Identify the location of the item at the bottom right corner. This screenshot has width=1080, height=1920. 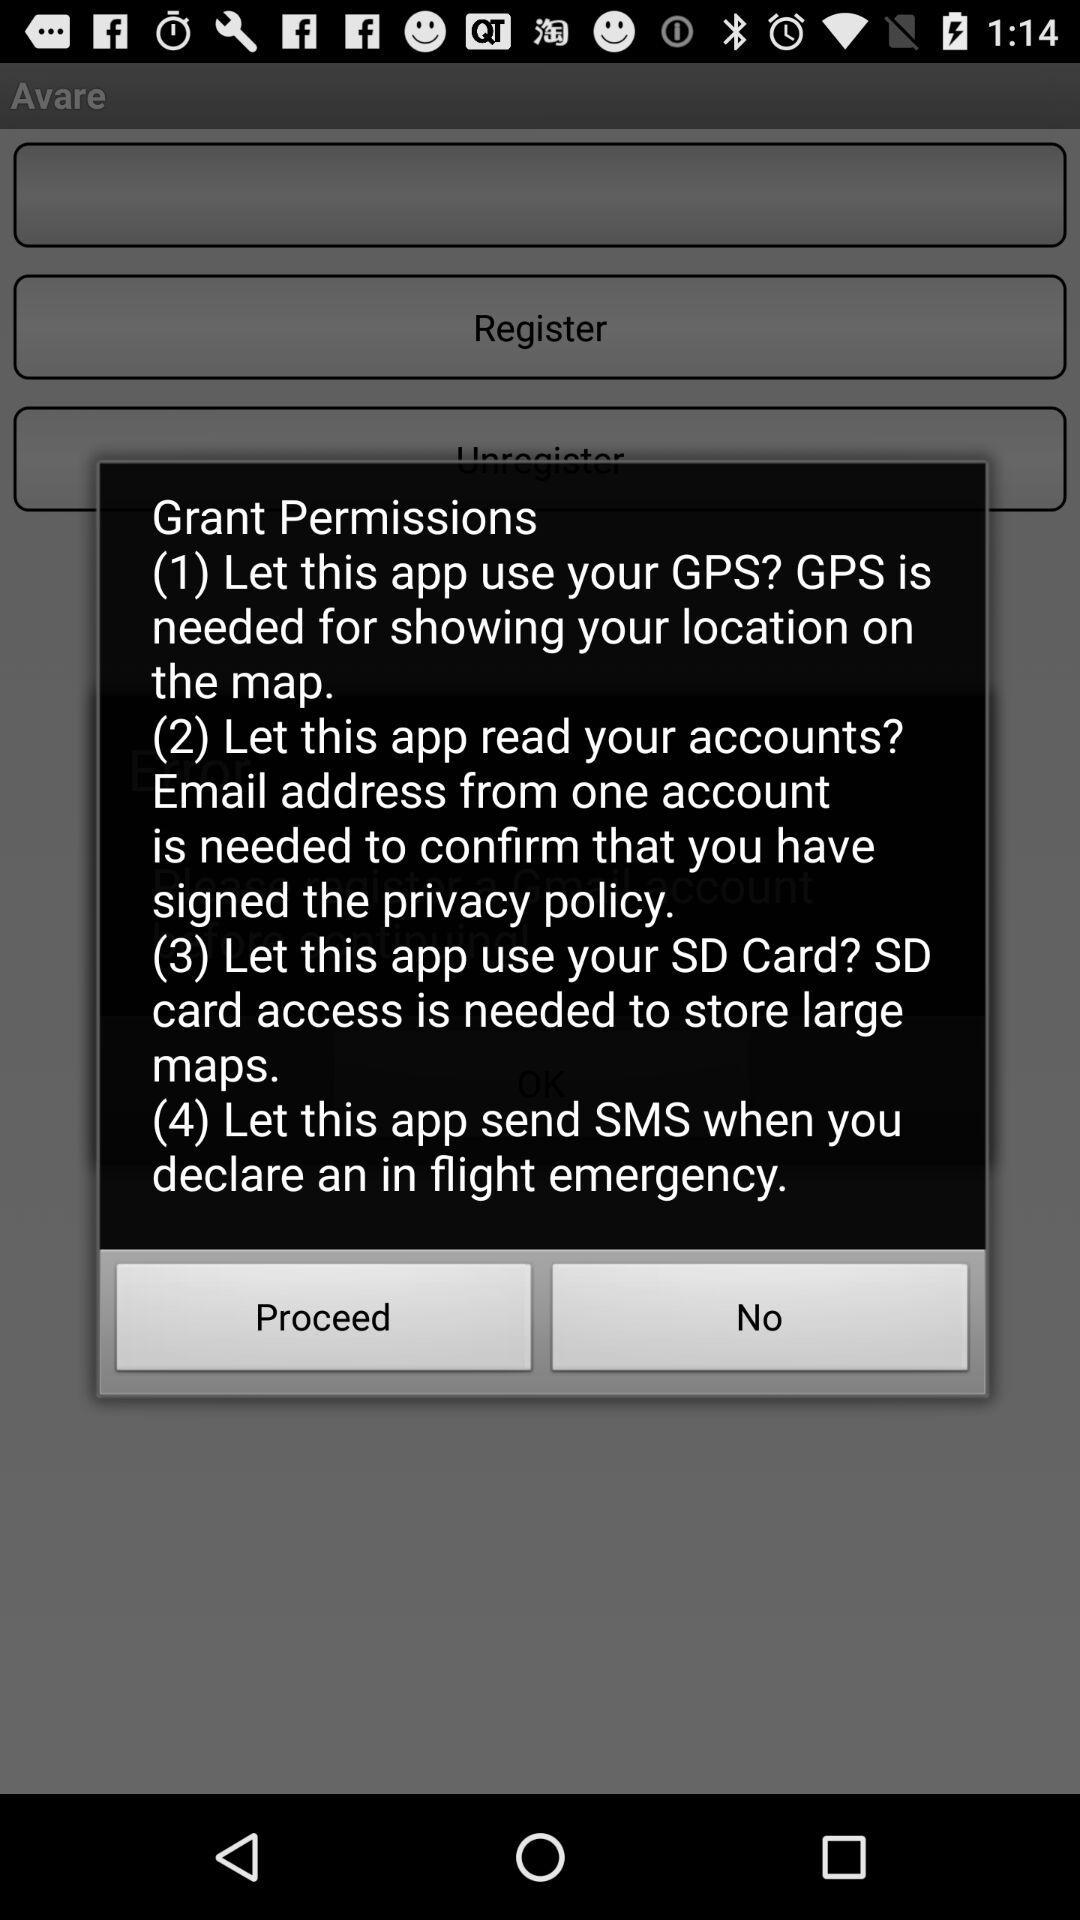
(760, 1323).